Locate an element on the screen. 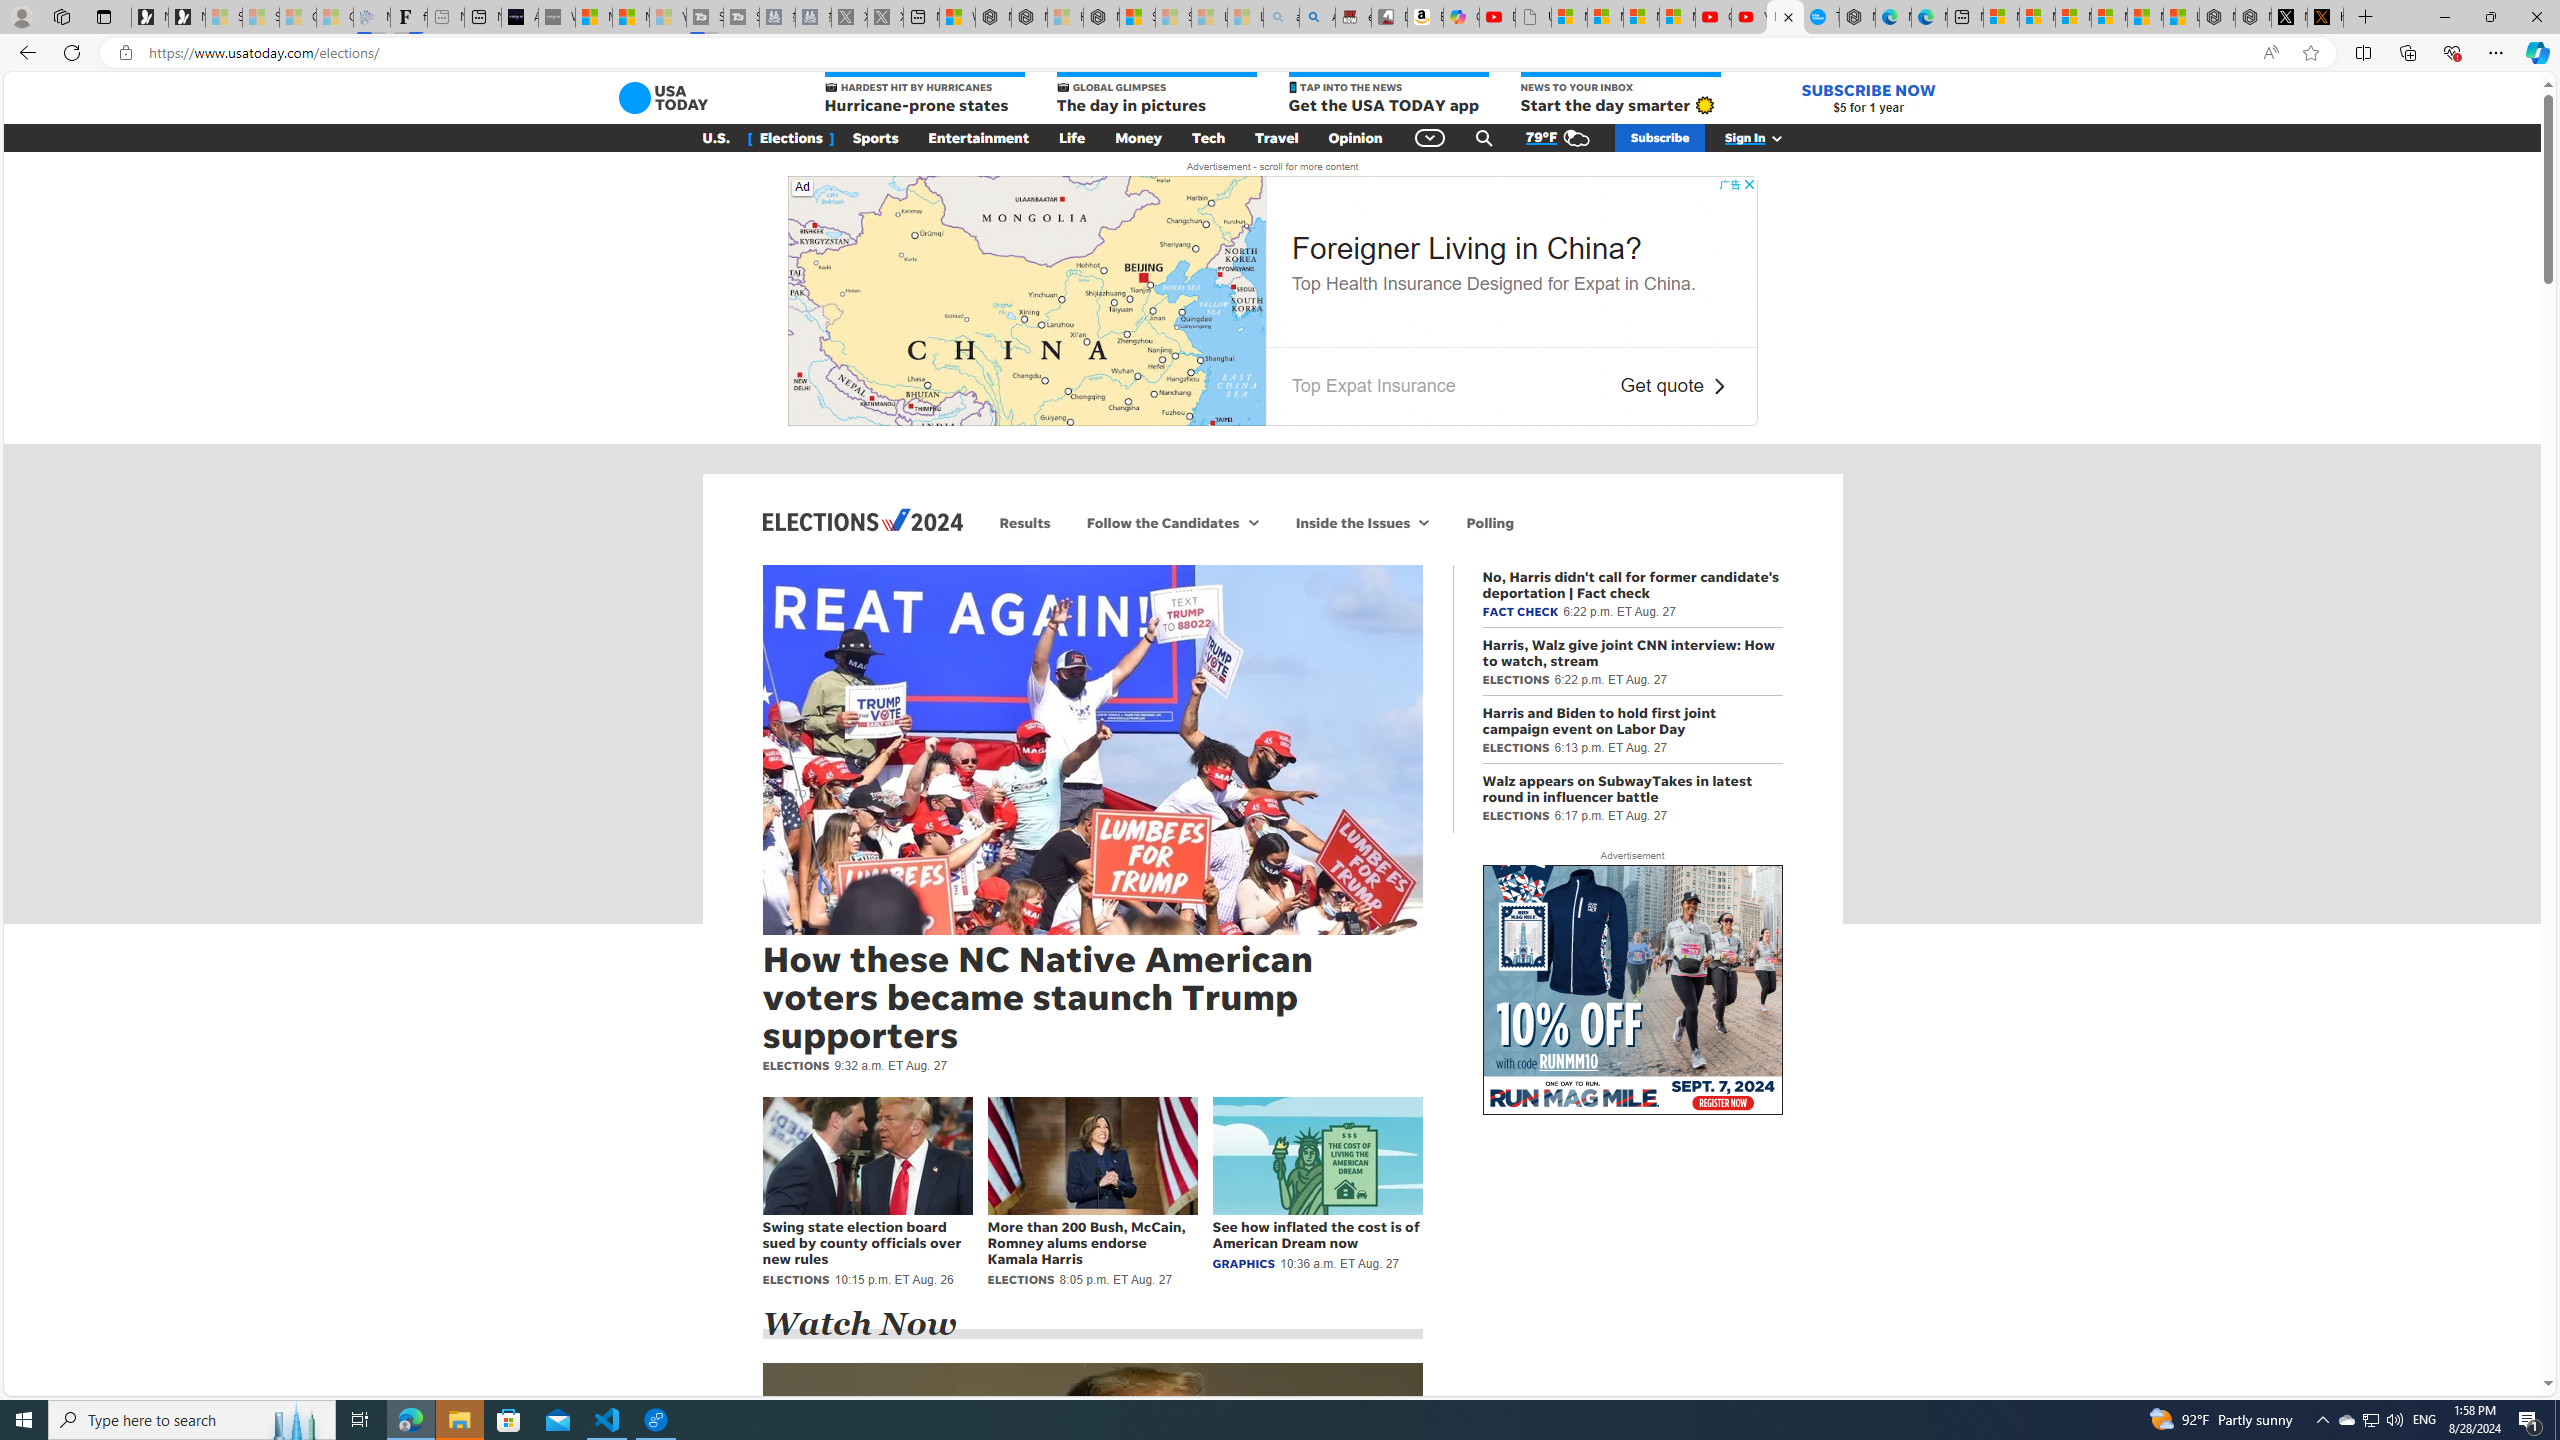 The height and width of the screenshot is (1440, 2560). 'View site information' is located at coordinates (125, 53).